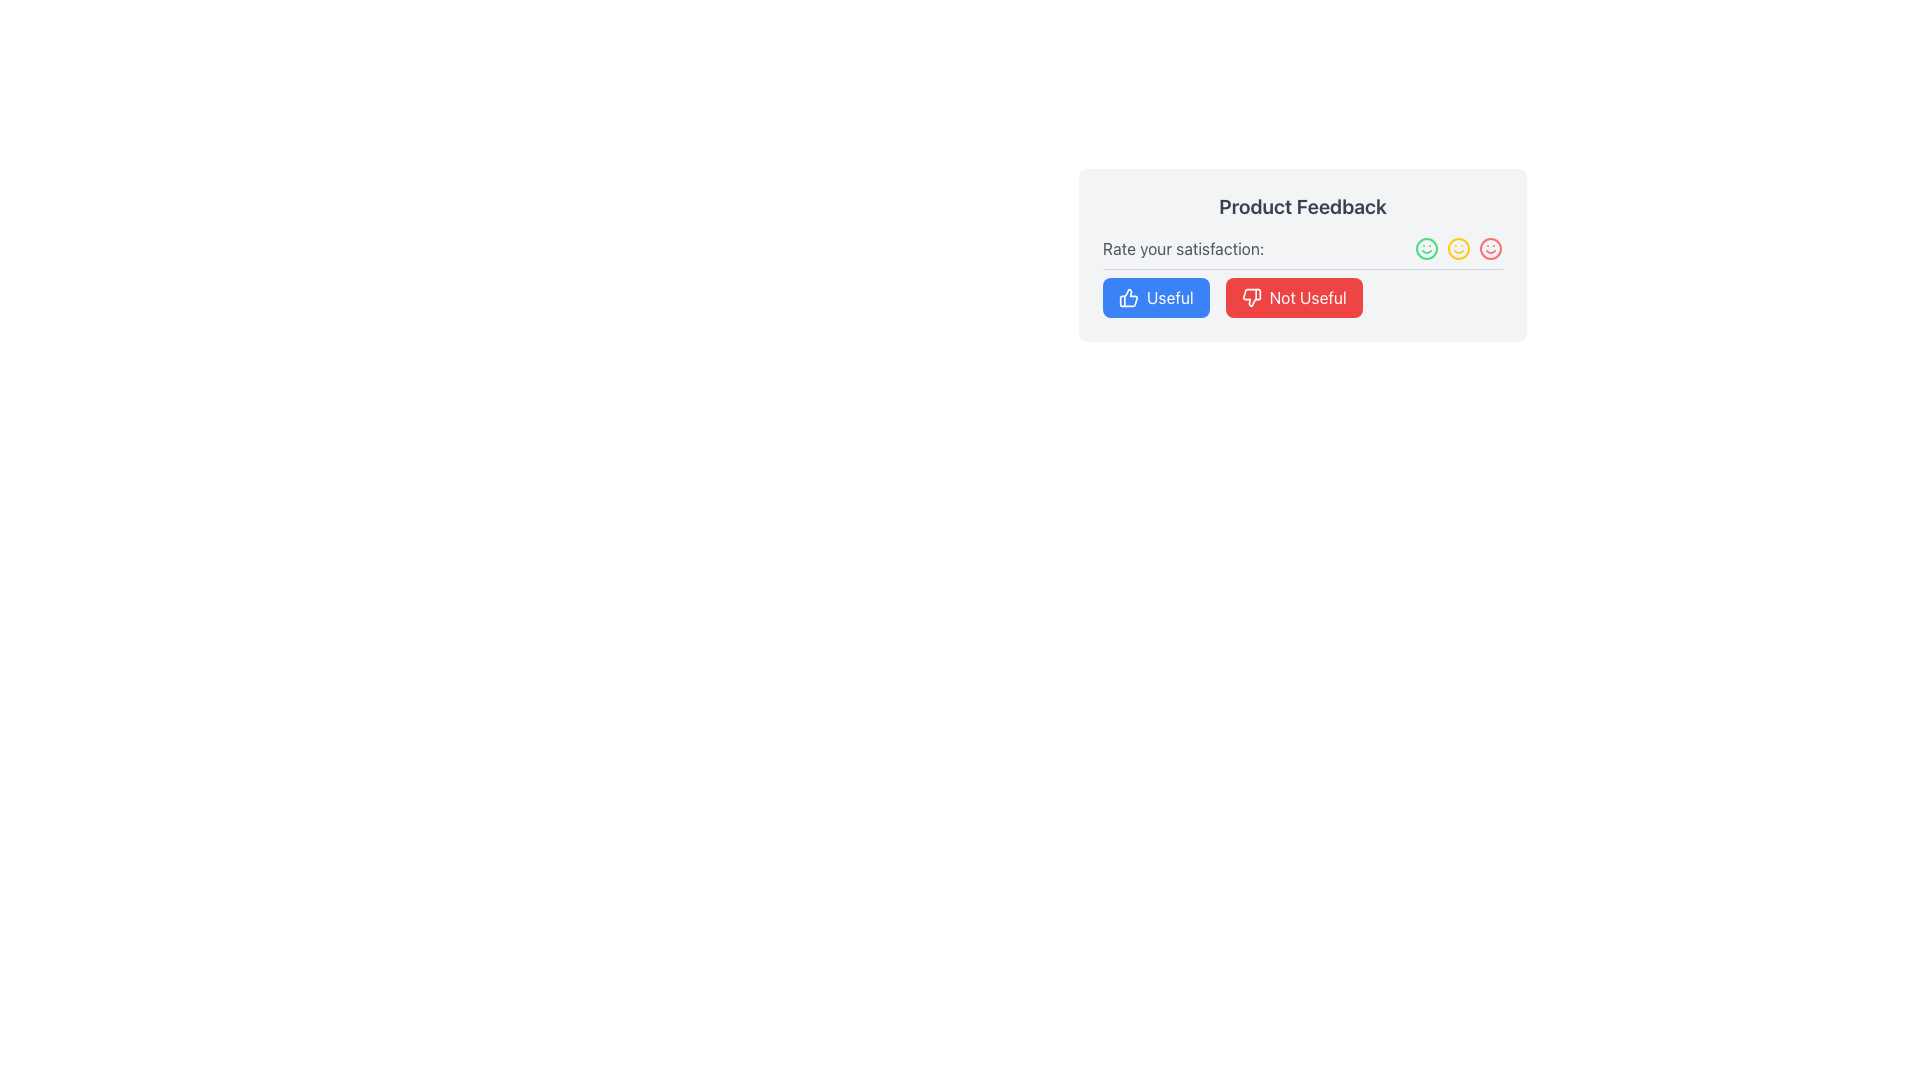  I want to click on the red smiley face icon, which is the fourth icon in a horizontal sequence of smiley faces under the header 'Rate your satisfaction.', so click(1491, 248).